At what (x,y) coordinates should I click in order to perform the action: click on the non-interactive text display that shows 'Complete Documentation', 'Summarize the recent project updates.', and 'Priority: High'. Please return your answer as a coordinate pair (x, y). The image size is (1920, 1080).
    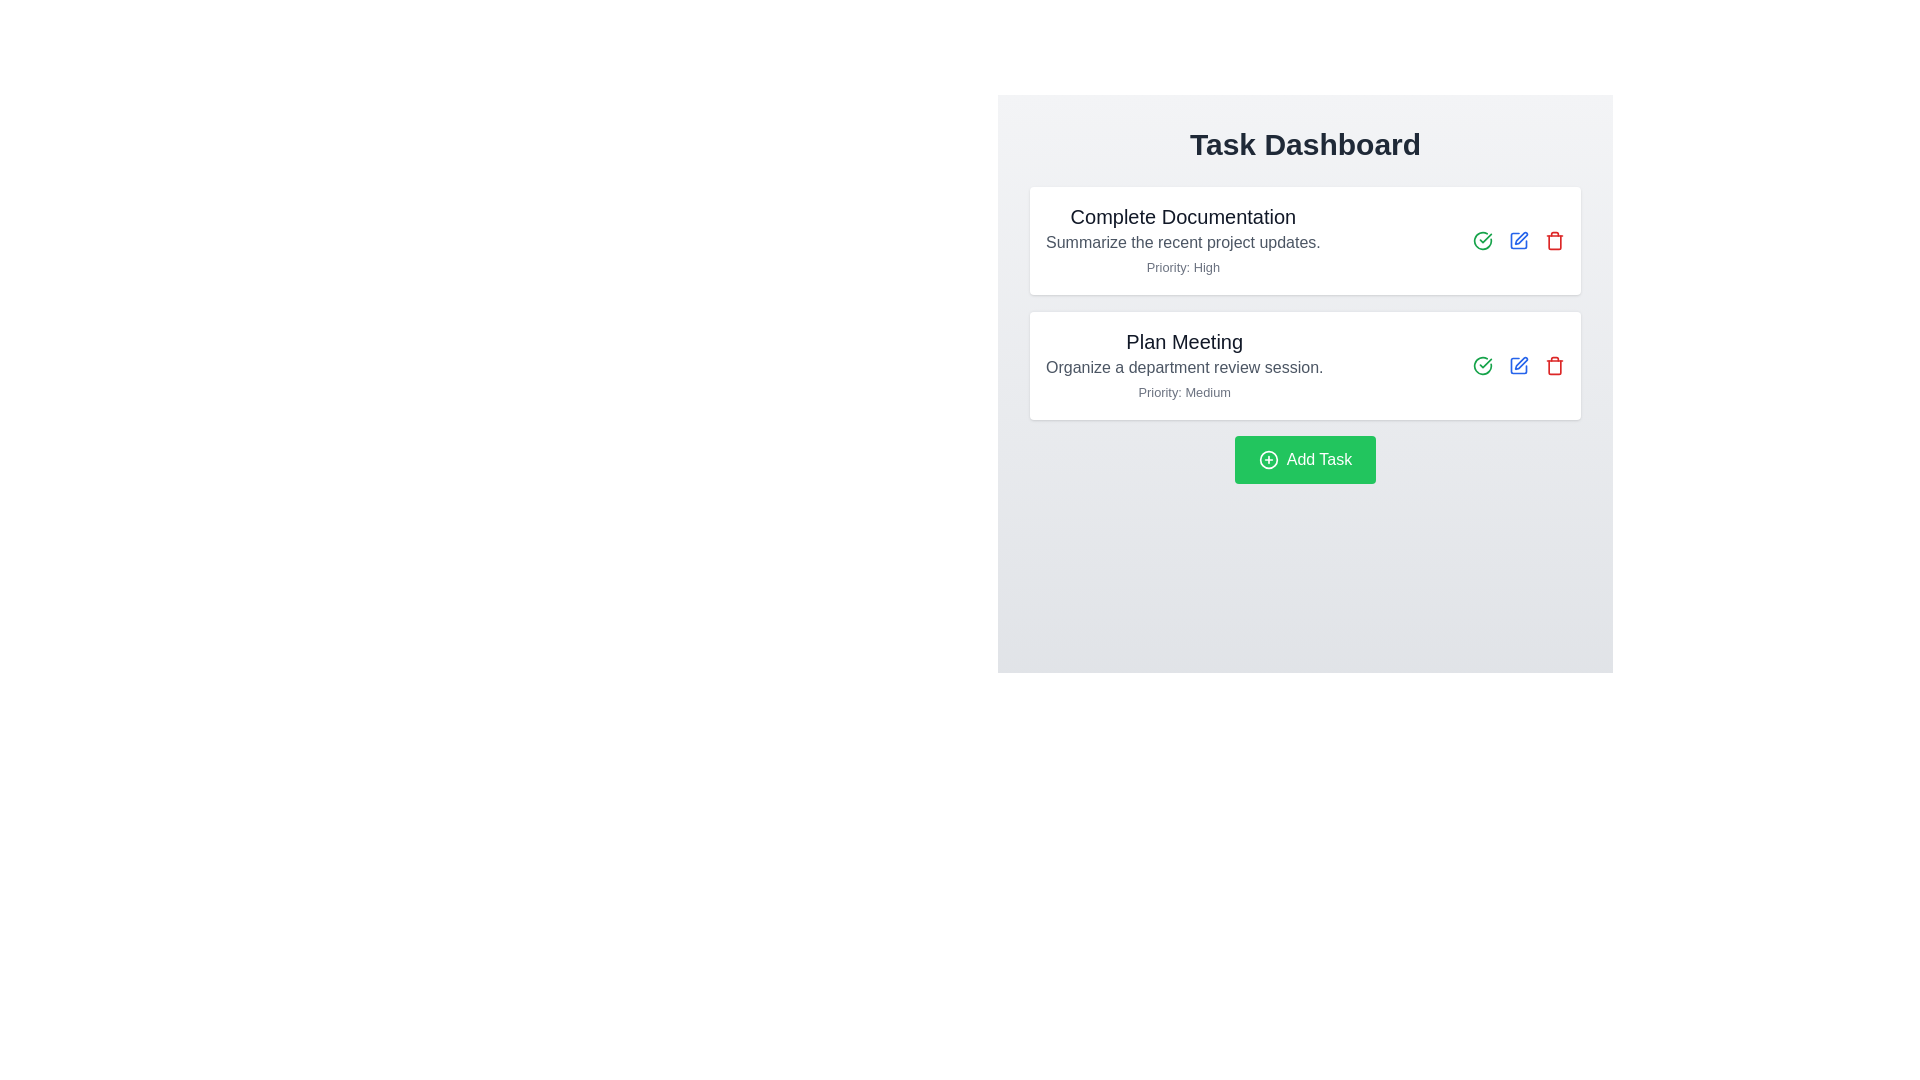
    Looking at the image, I should click on (1183, 239).